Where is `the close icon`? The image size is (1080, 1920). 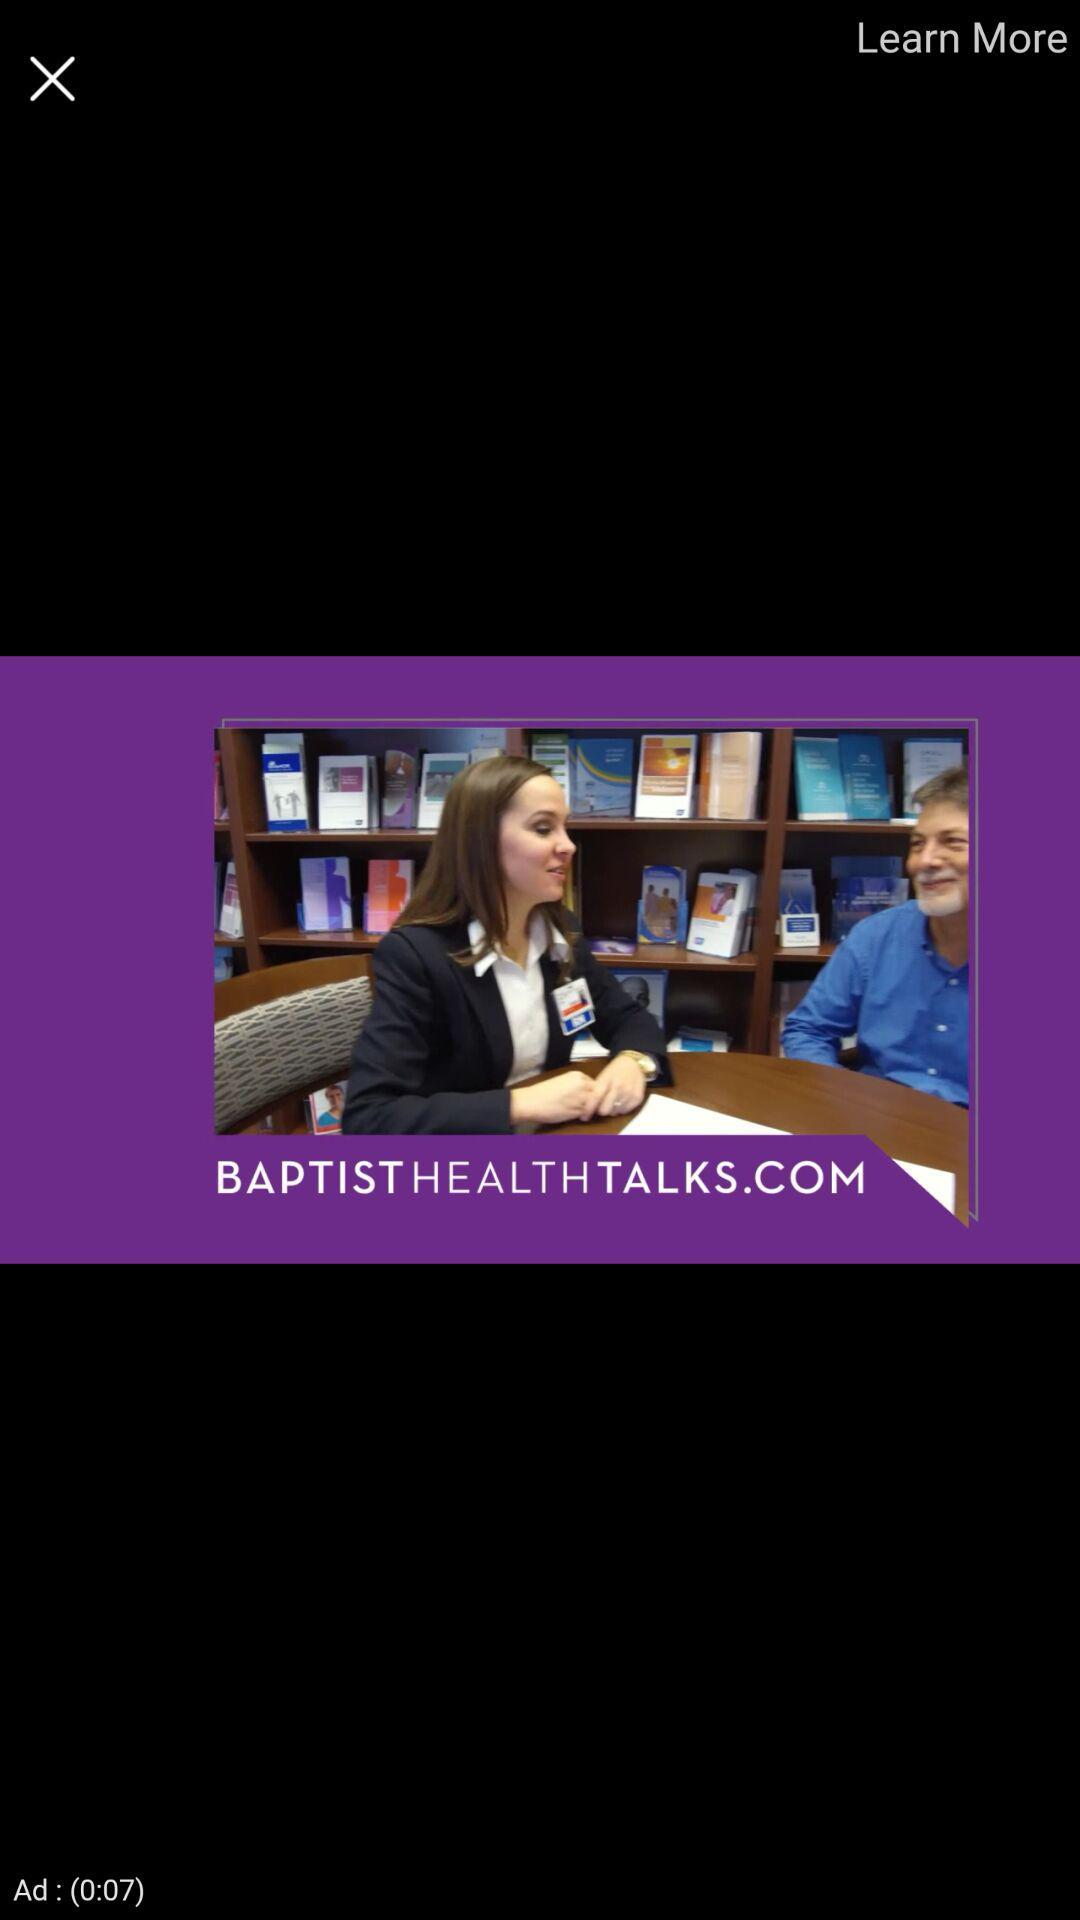 the close icon is located at coordinates (51, 78).